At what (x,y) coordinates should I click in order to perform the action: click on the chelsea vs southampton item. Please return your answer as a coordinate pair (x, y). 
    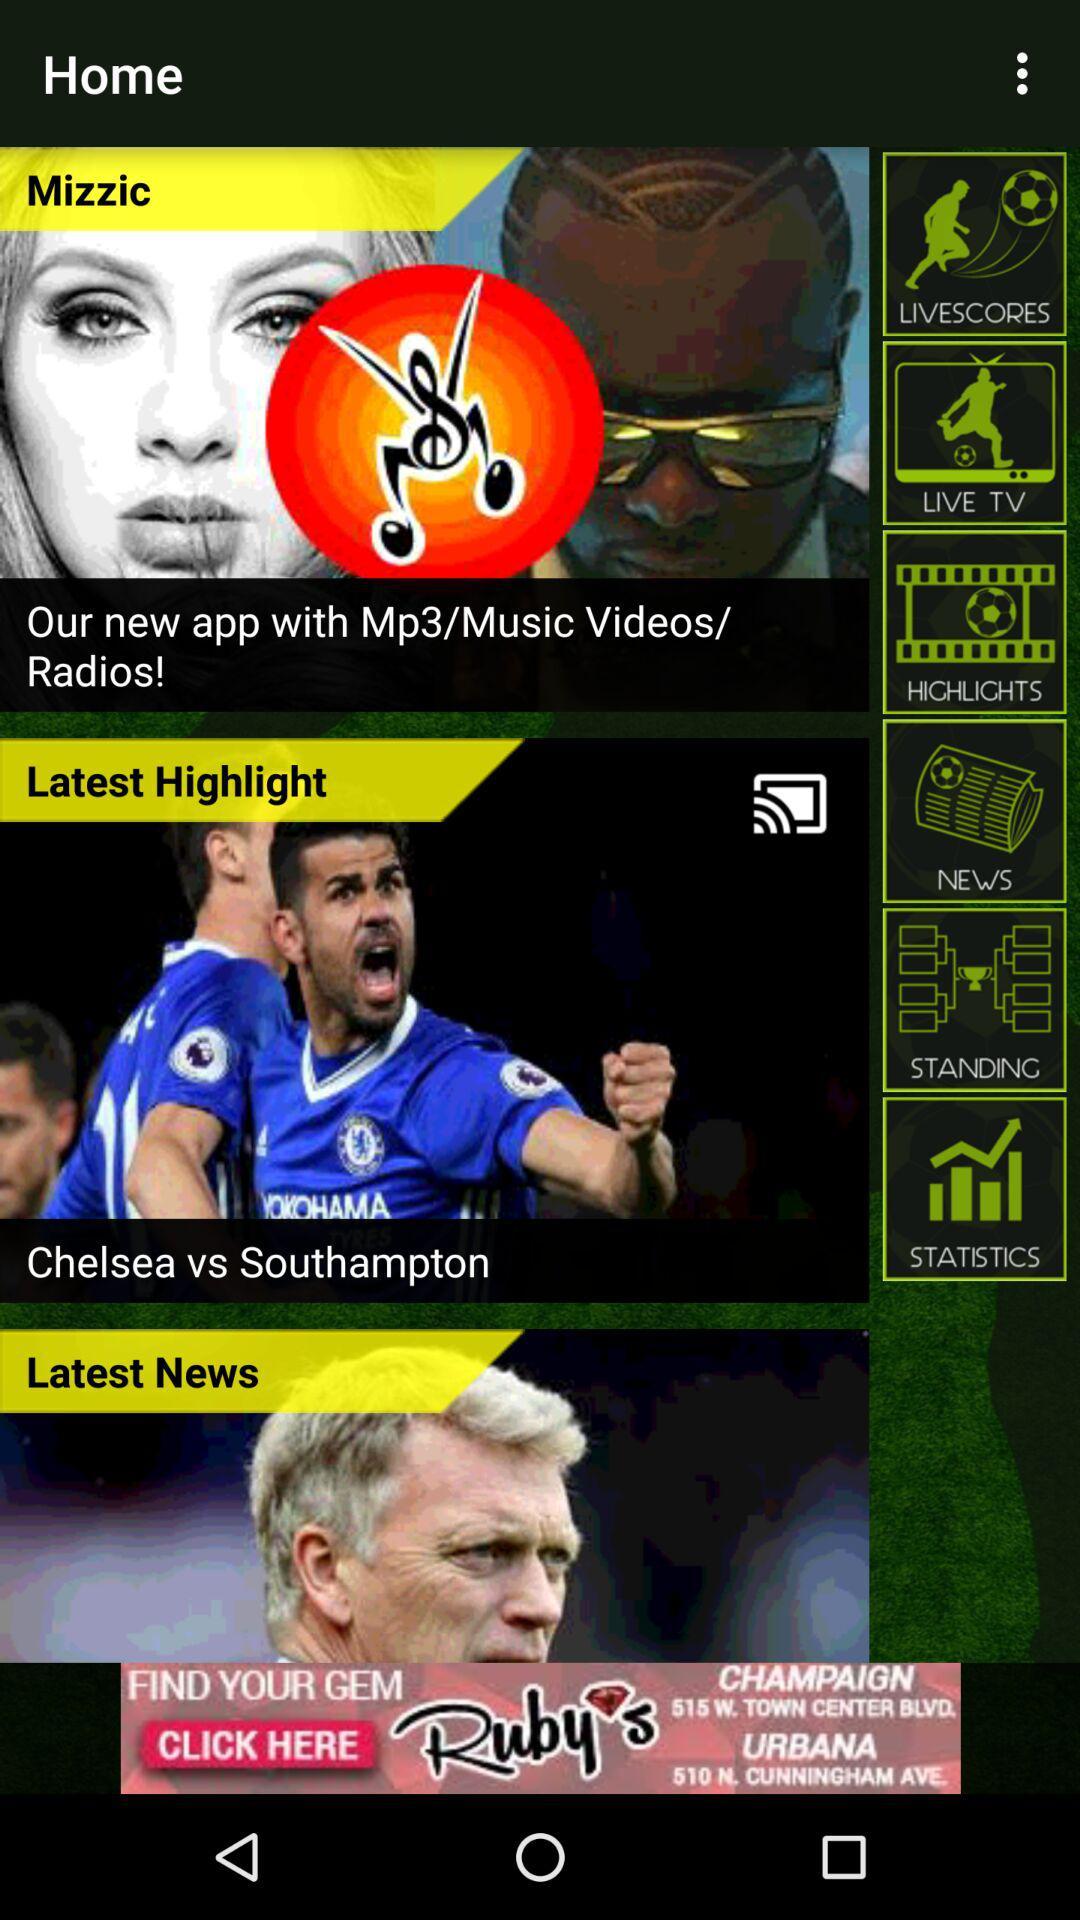
    Looking at the image, I should click on (433, 1259).